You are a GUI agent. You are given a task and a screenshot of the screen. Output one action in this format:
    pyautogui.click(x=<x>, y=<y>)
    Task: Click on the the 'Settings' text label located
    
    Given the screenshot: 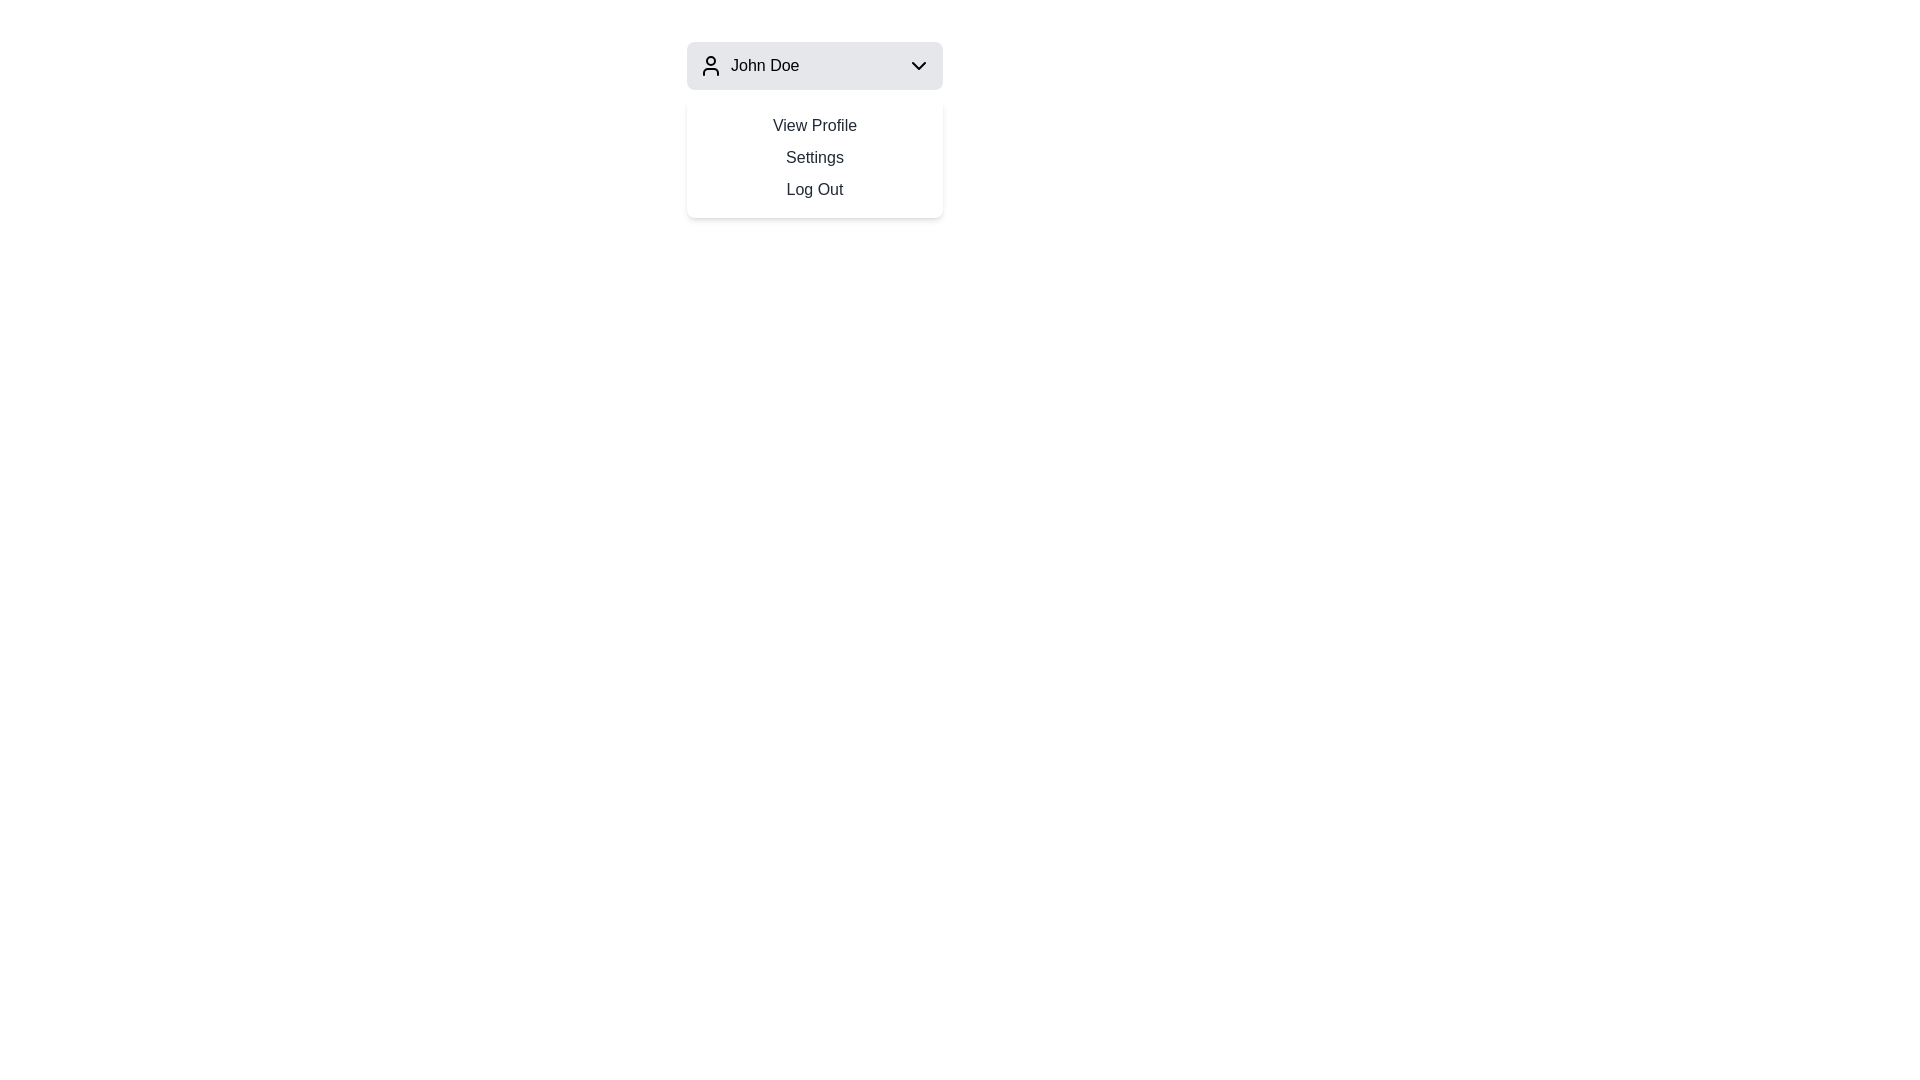 What is the action you would take?
    pyautogui.click(x=815, y=157)
    